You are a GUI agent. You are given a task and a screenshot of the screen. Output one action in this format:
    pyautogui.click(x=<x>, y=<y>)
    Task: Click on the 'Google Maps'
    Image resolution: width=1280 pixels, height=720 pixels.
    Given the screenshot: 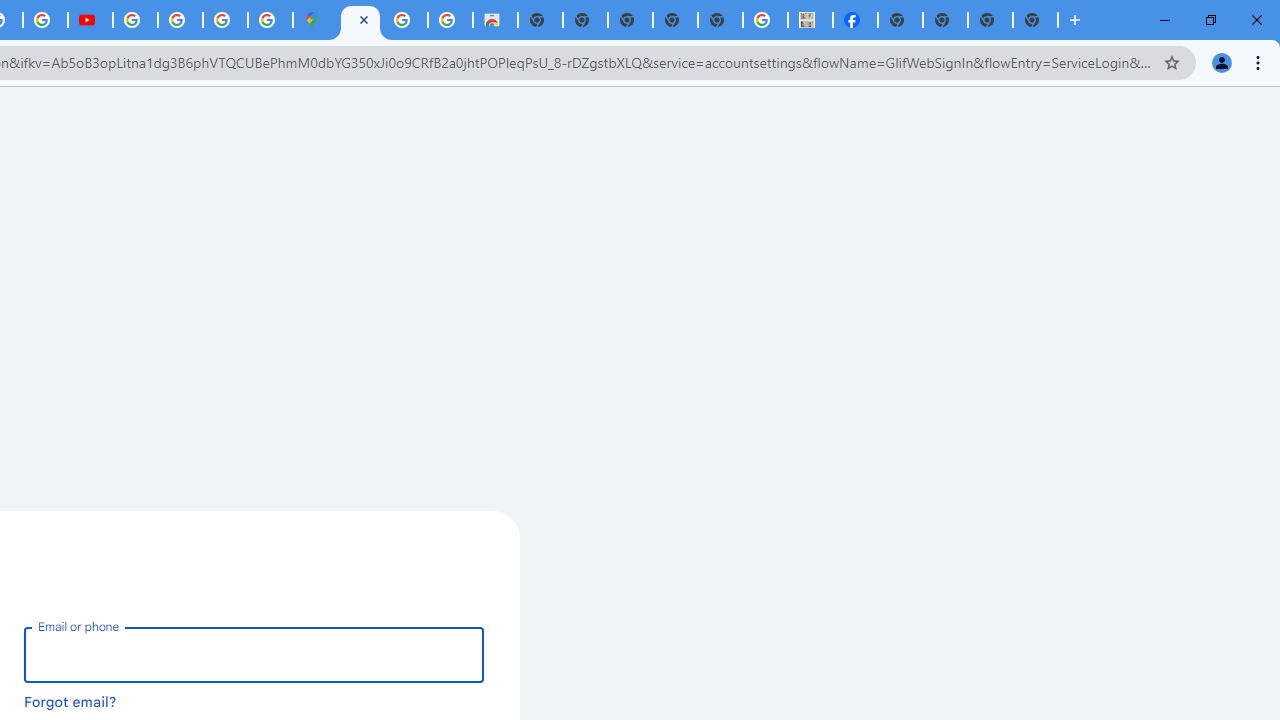 What is the action you would take?
    pyautogui.click(x=314, y=20)
    